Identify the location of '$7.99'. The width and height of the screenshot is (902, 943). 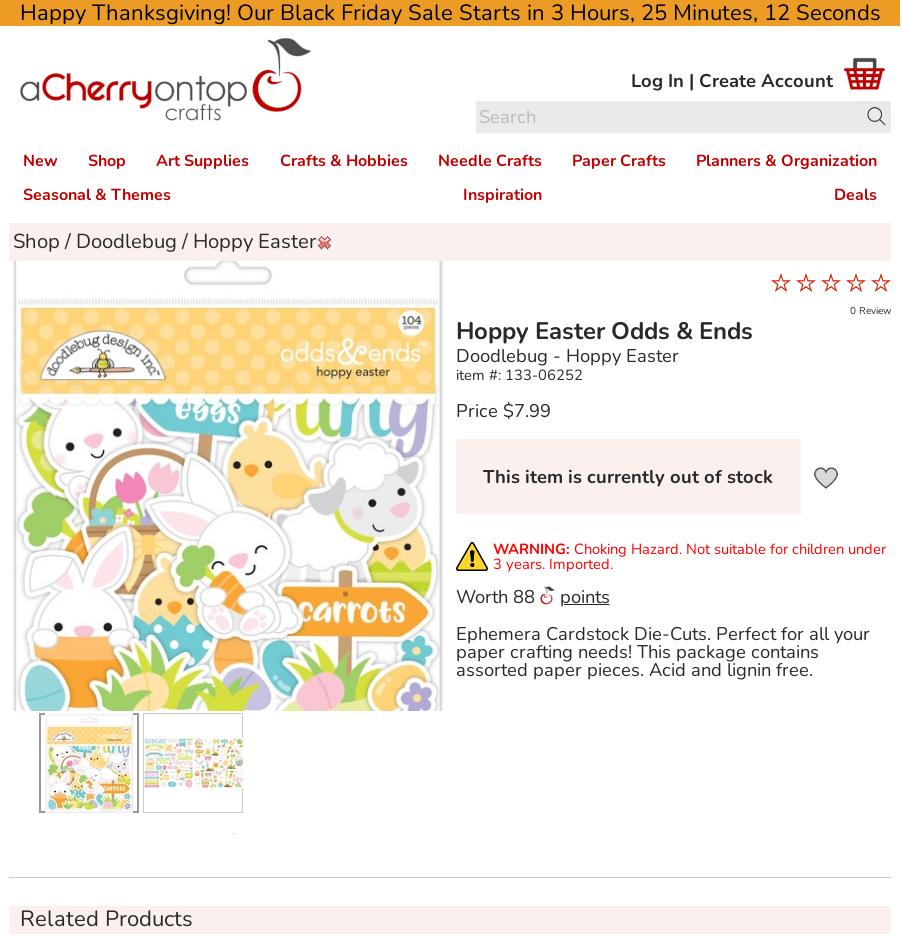
(524, 409).